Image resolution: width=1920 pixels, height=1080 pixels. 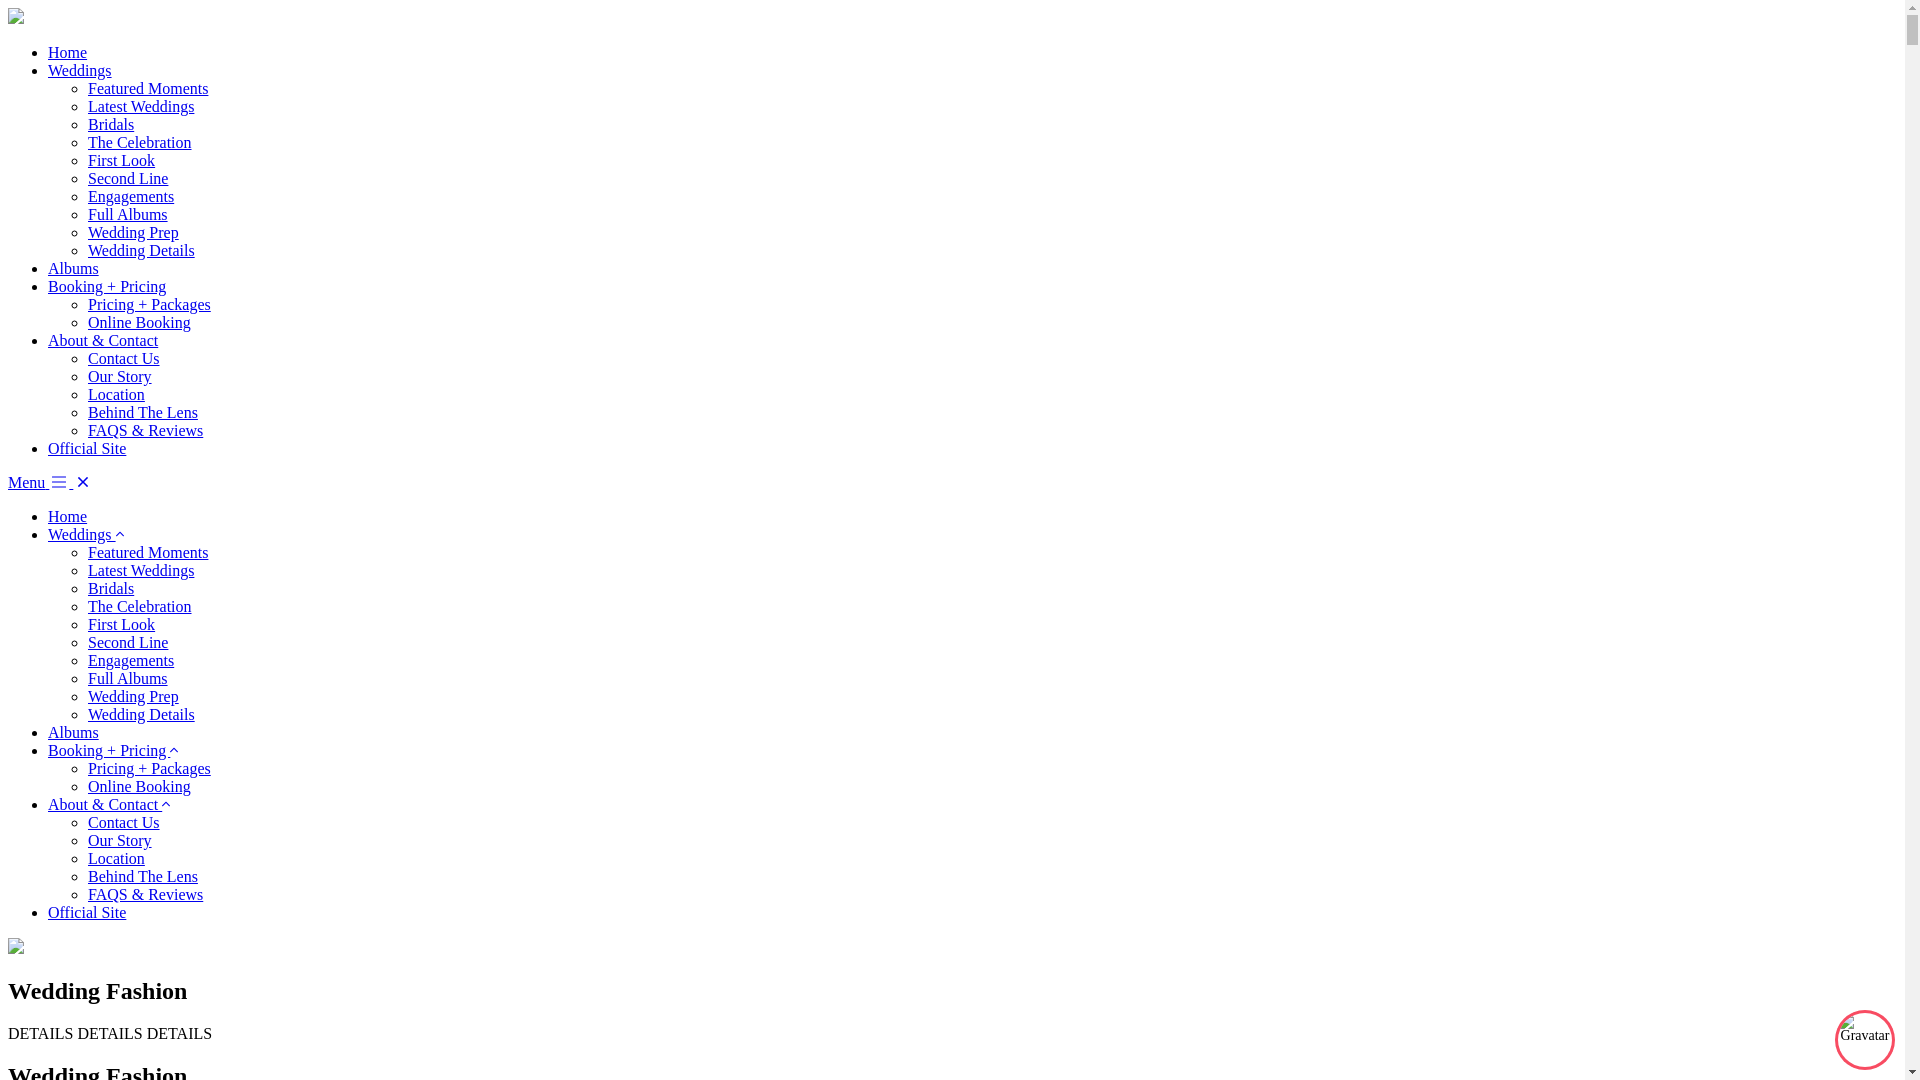 I want to click on 'Pricing + Packages', so click(x=148, y=767).